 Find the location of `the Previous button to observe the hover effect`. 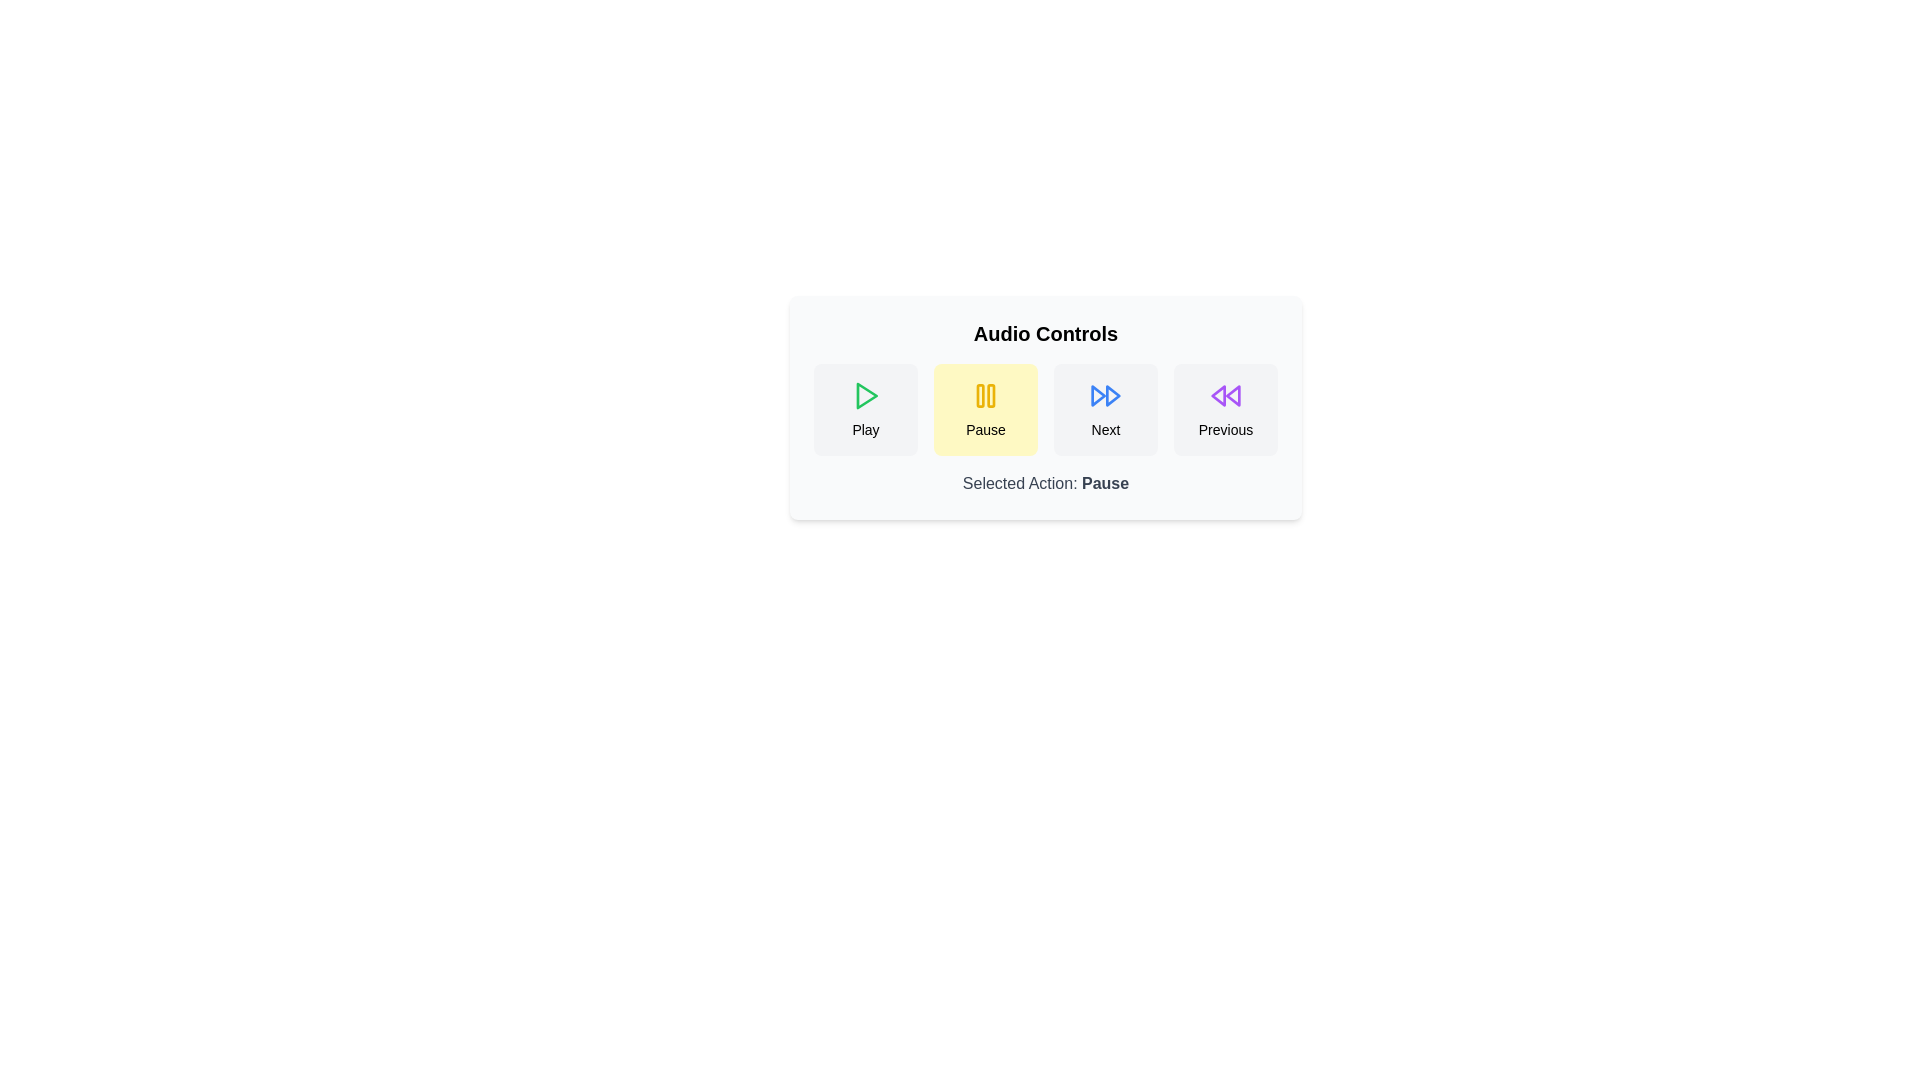

the Previous button to observe the hover effect is located at coordinates (1224, 408).